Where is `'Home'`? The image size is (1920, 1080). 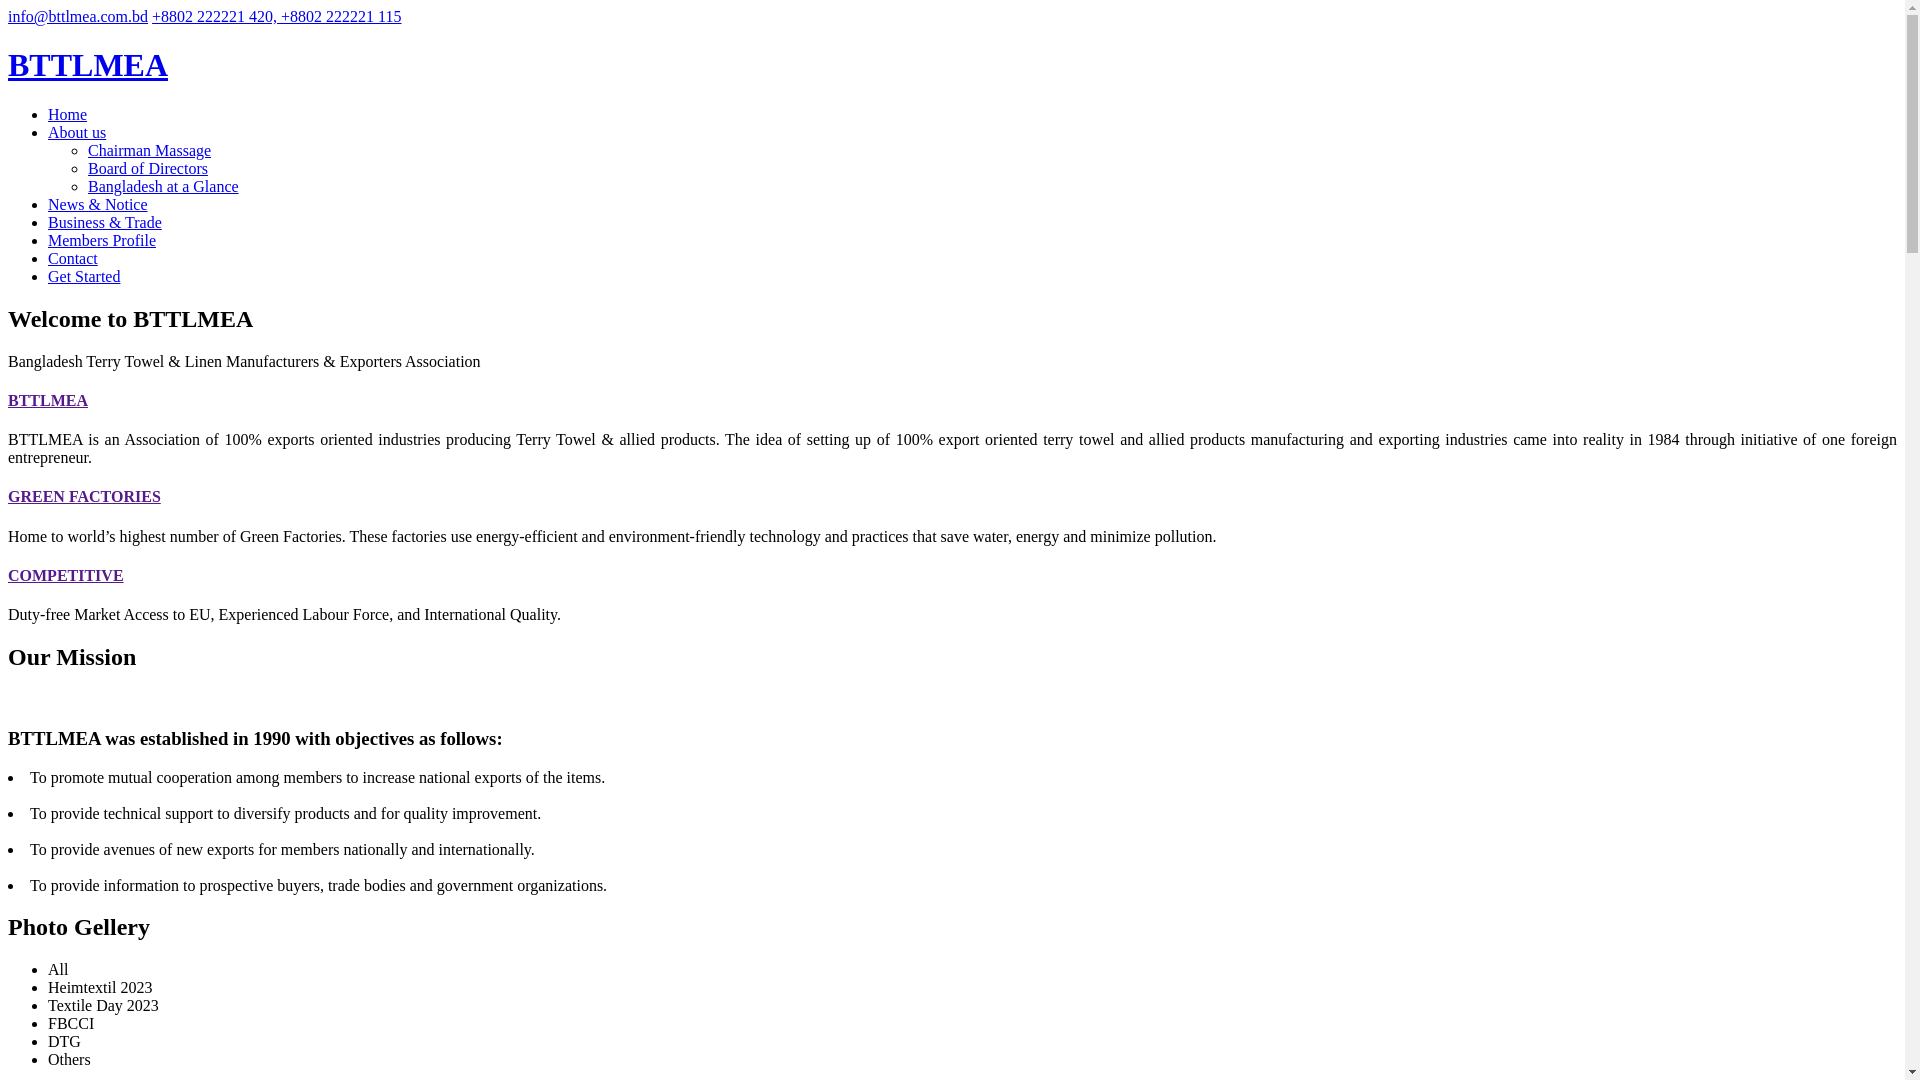
'Home' is located at coordinates (67, 114).